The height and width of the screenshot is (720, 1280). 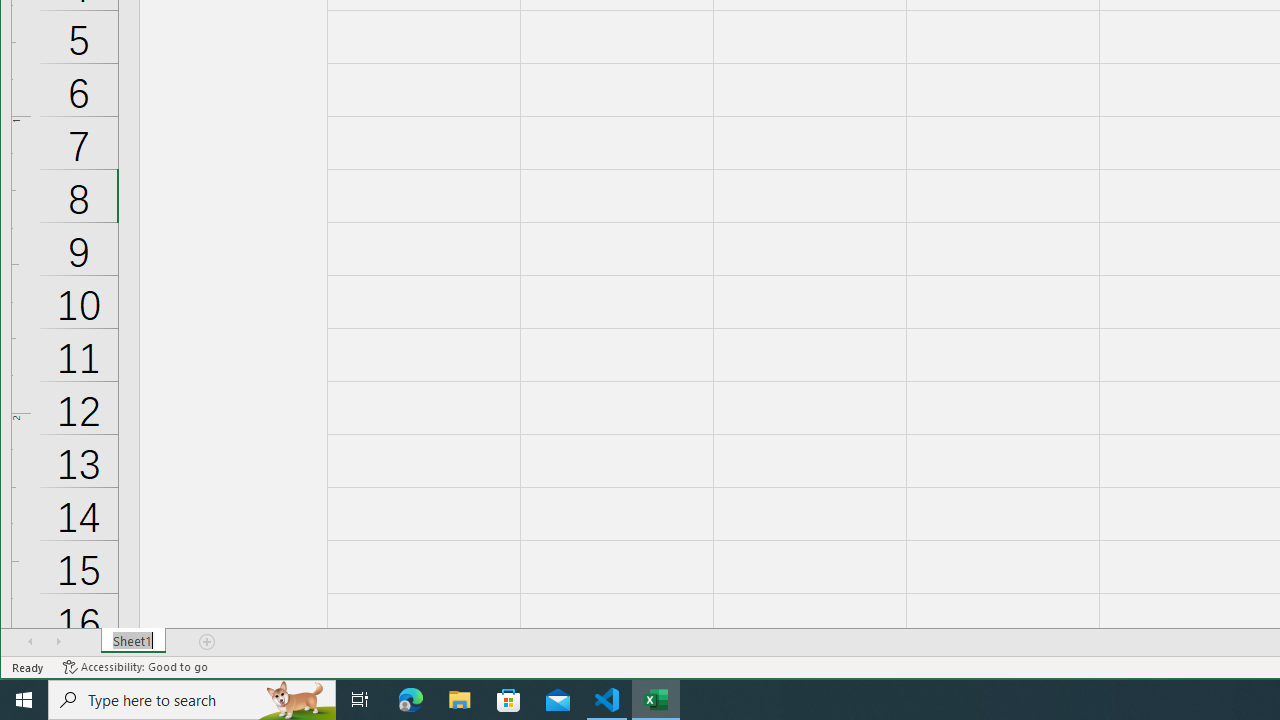 What do you see at coordinates (132, 641) in the screenshot?
I see `'Sheet Tab'` at bounding box center [132, 641].